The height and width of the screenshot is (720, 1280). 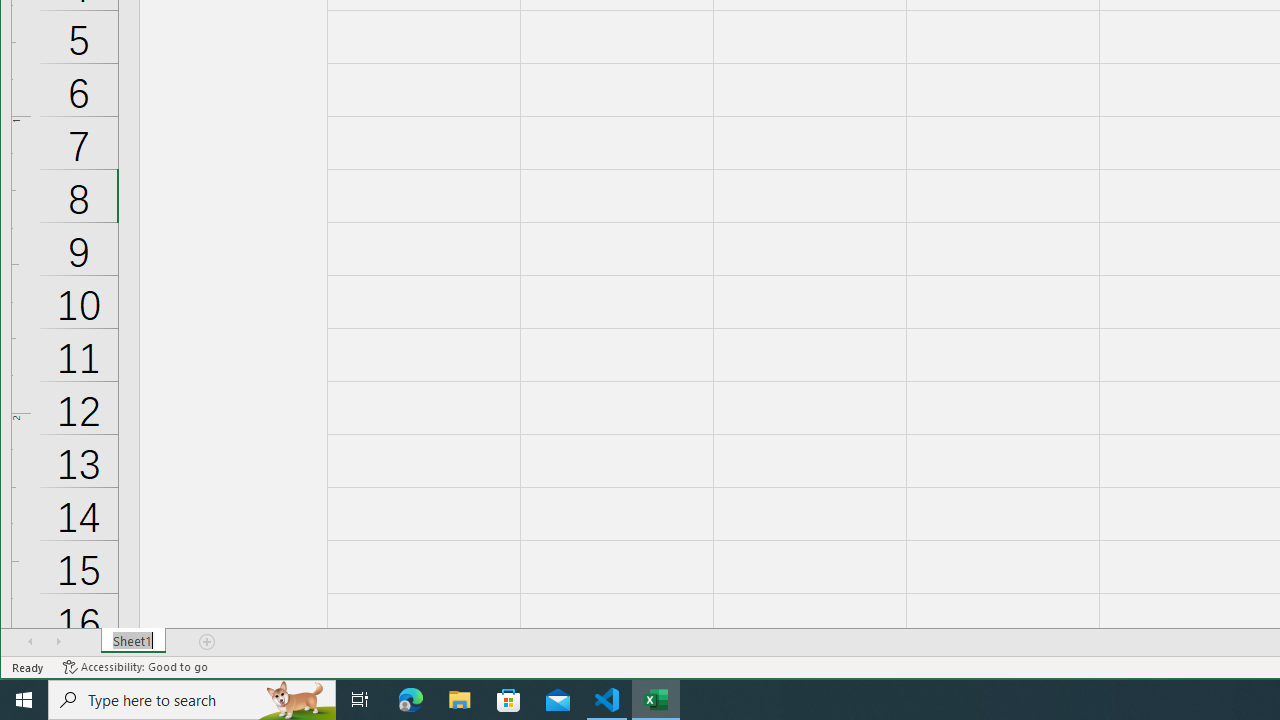 What do you see at coordinates (132, 641) in the screenshot?
I see `'Sheet Tab'` at bounding box center [132, 641].